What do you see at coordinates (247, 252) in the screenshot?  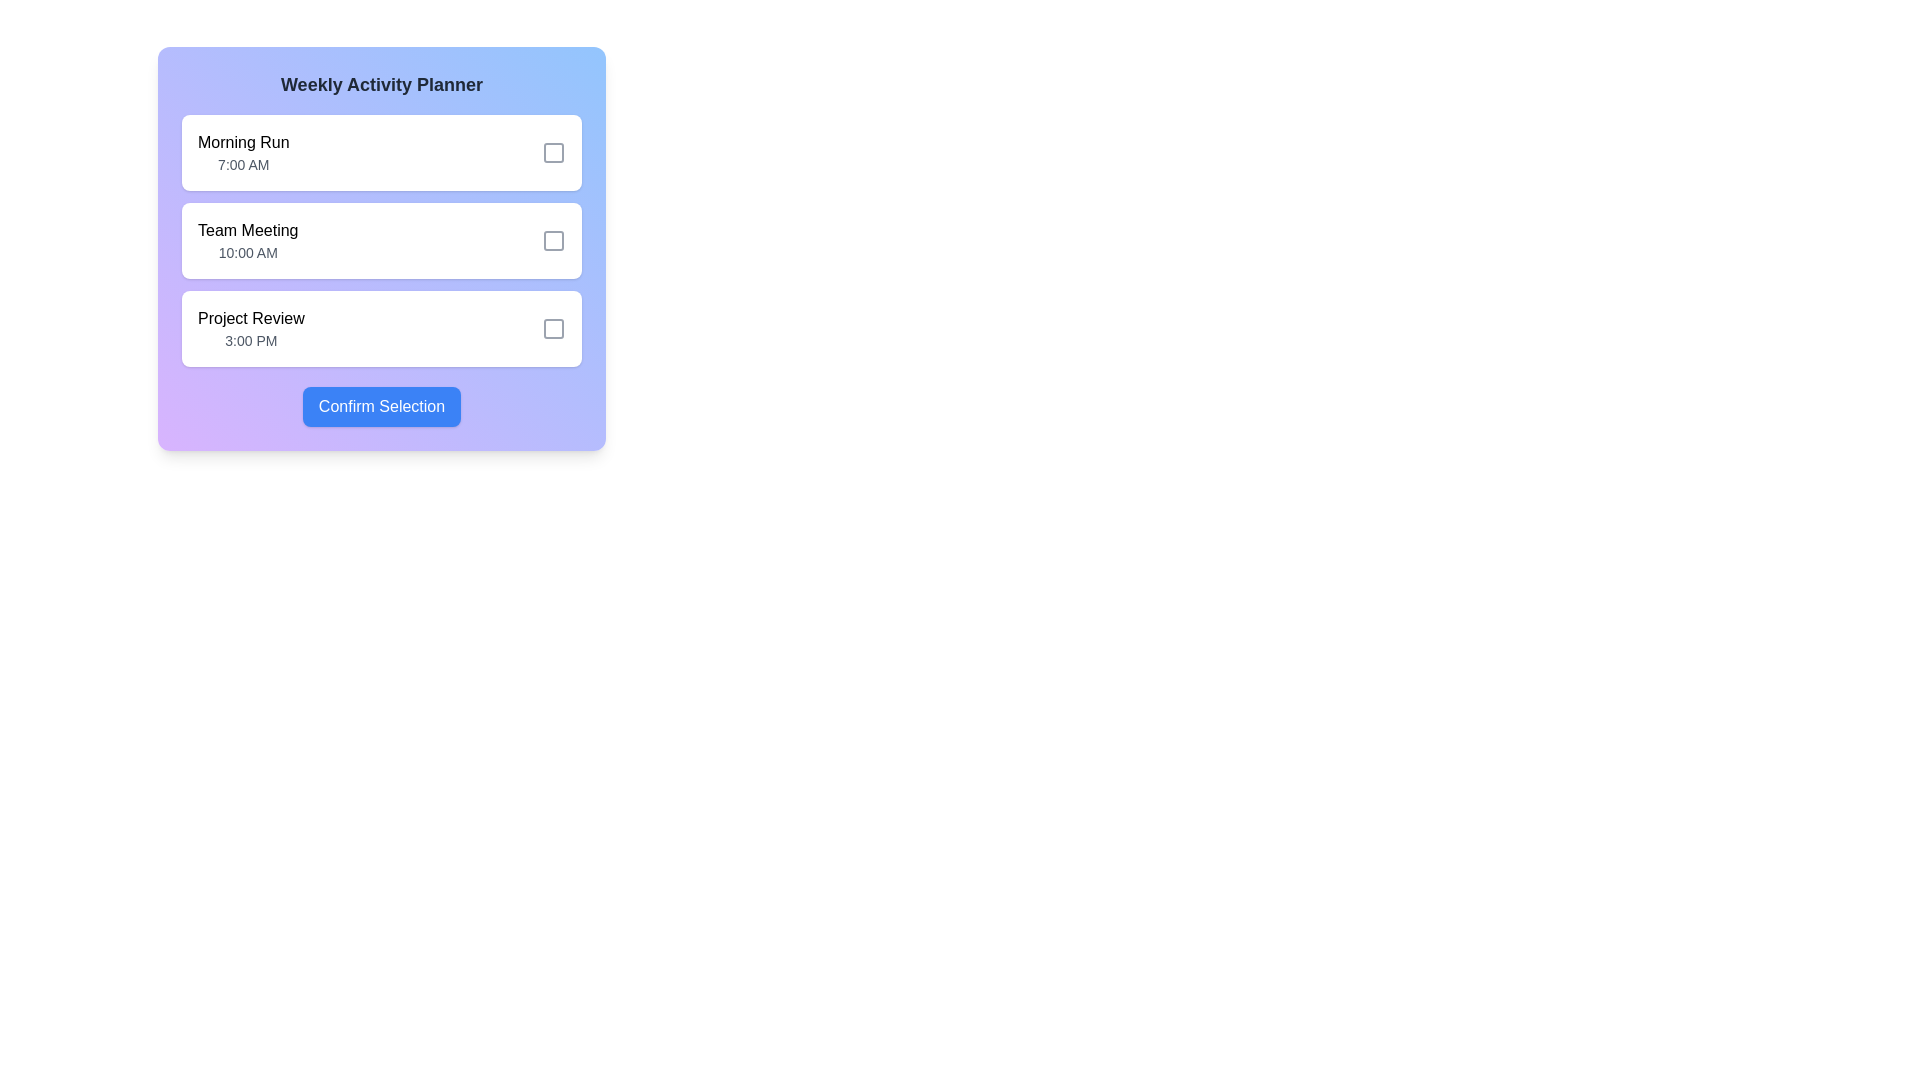 I see `the text label displaying '10:00 AM', which is located beneath 'Team Meeting' in the second card of the 'Weekly Activity Planner' section` at bounding box center [247, 252].